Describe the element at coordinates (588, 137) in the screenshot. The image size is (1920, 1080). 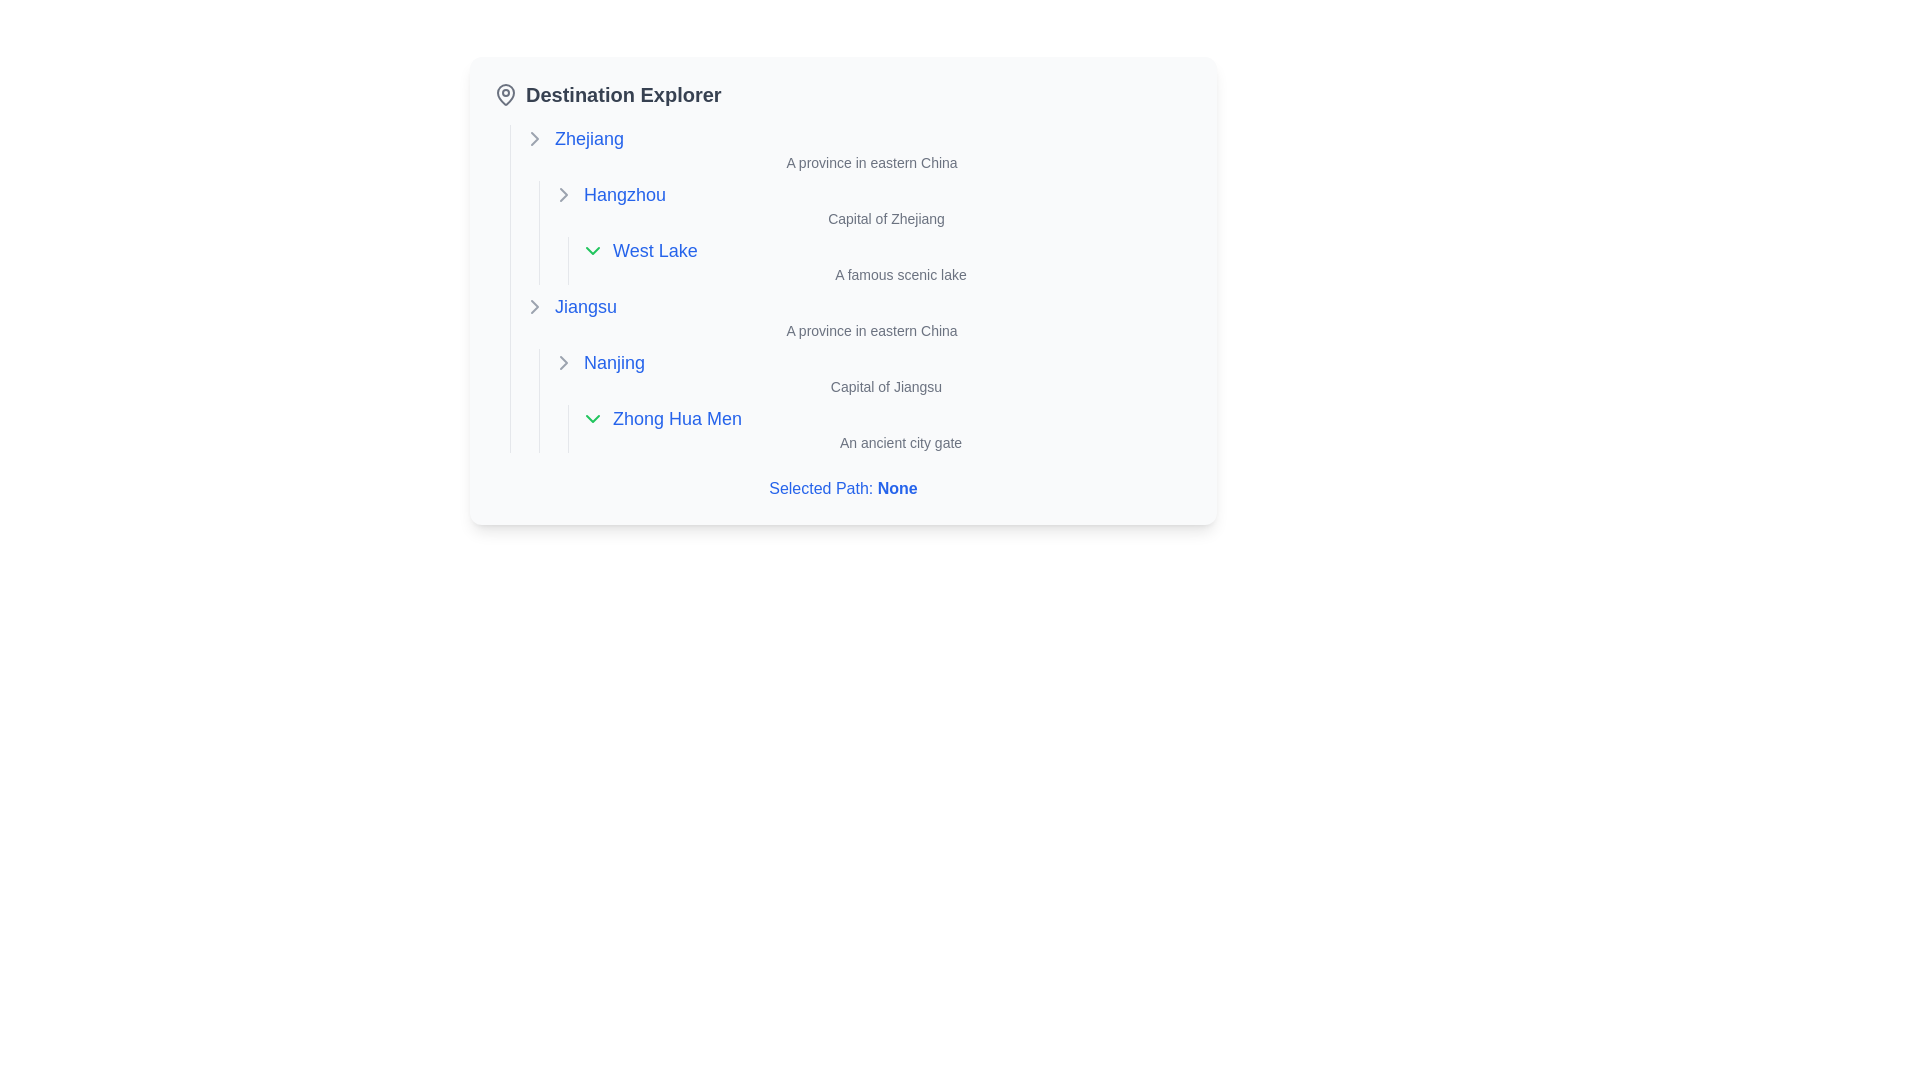
I see `the bold blue hyperlink labeled 'Zhejiang' in the 'Destination Explorer' section` at that location.